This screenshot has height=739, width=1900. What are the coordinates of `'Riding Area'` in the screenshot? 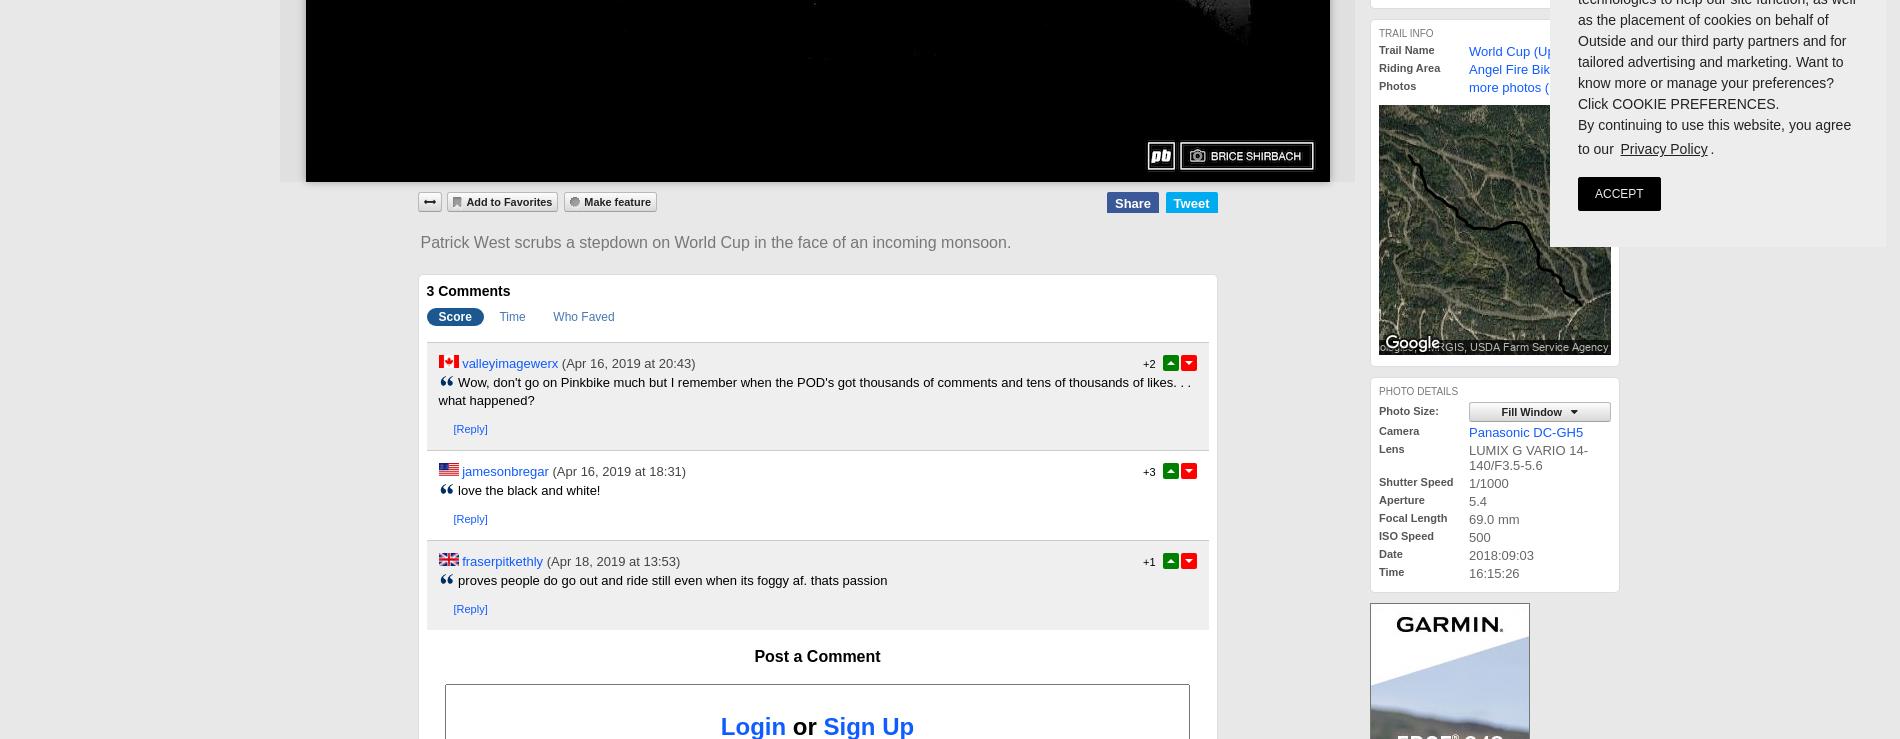 It's located at (1408, 67).